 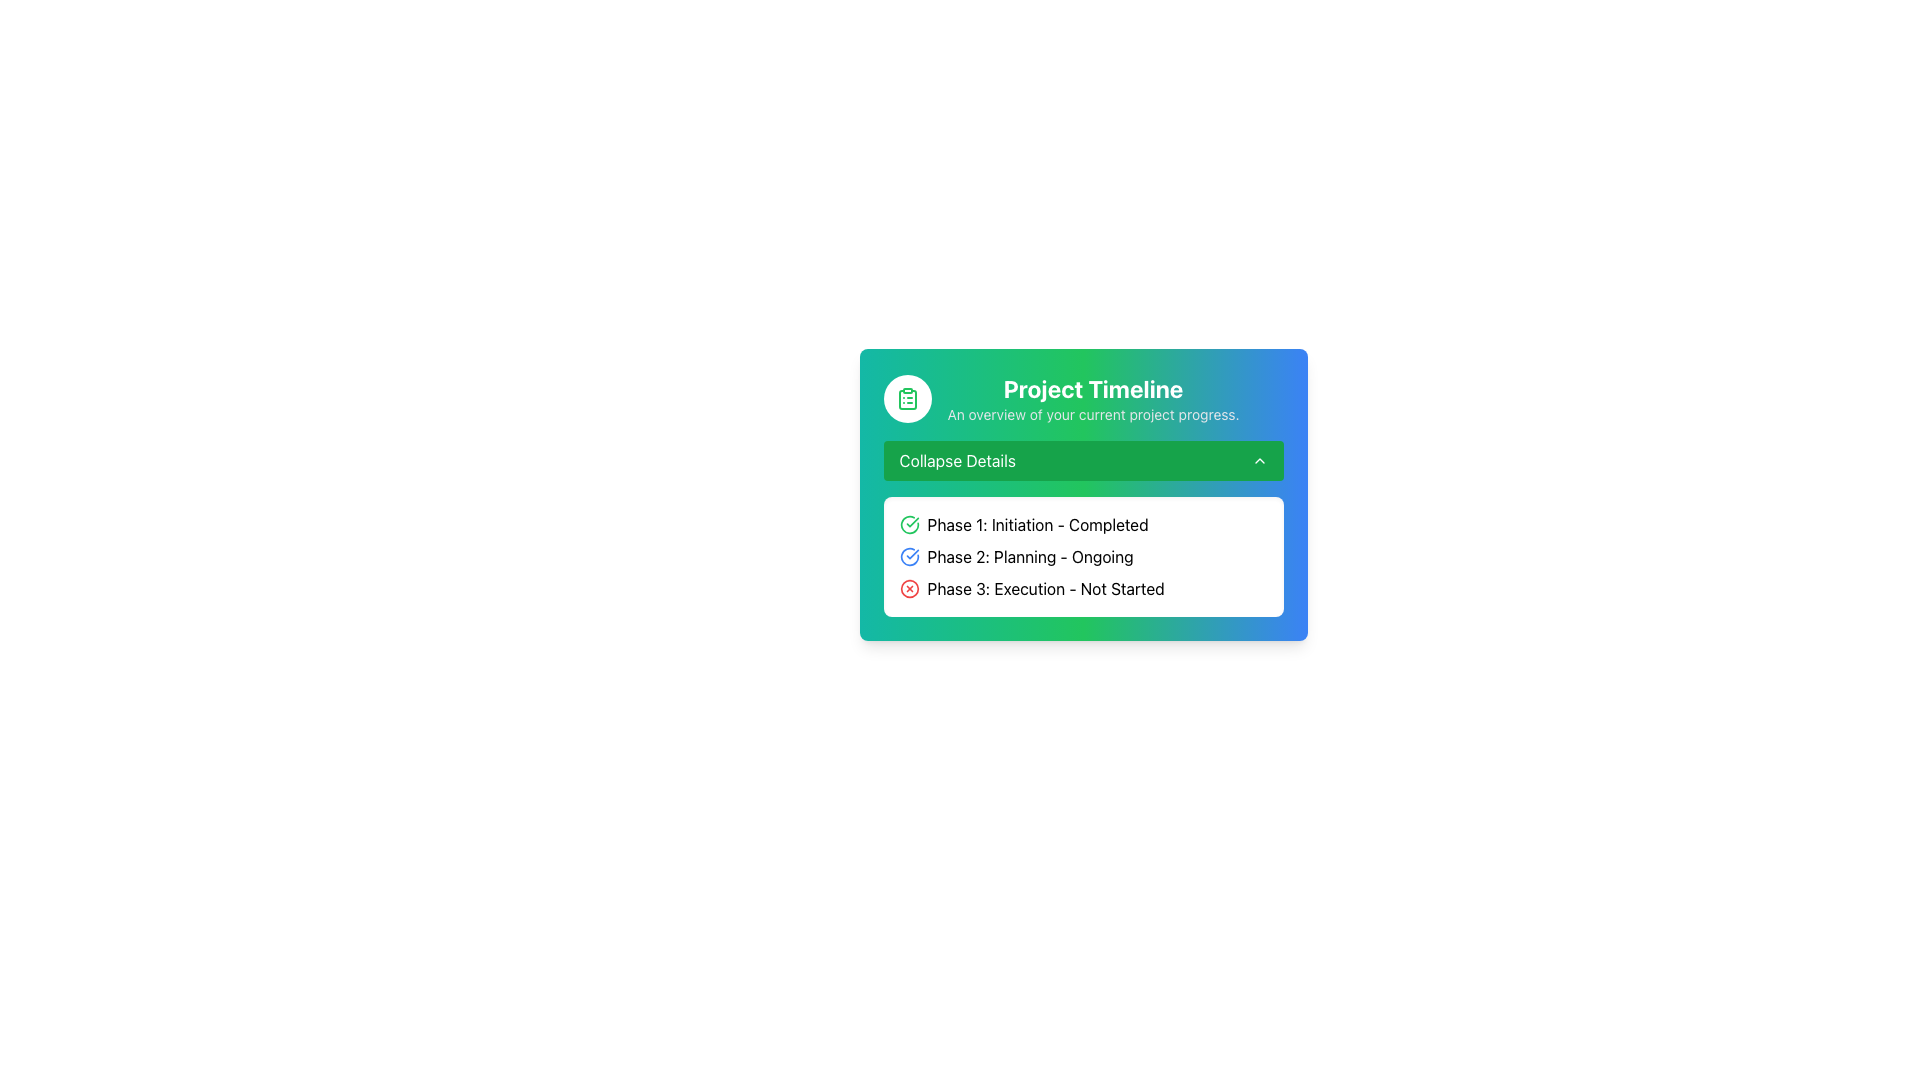 I want to click on the text element stating 'Phase 3: Execution - Not Started' with a red icon to its left, which indicates a negative or incomplete status in the 'Project Timeline' list, so click(x=1082, y=588).